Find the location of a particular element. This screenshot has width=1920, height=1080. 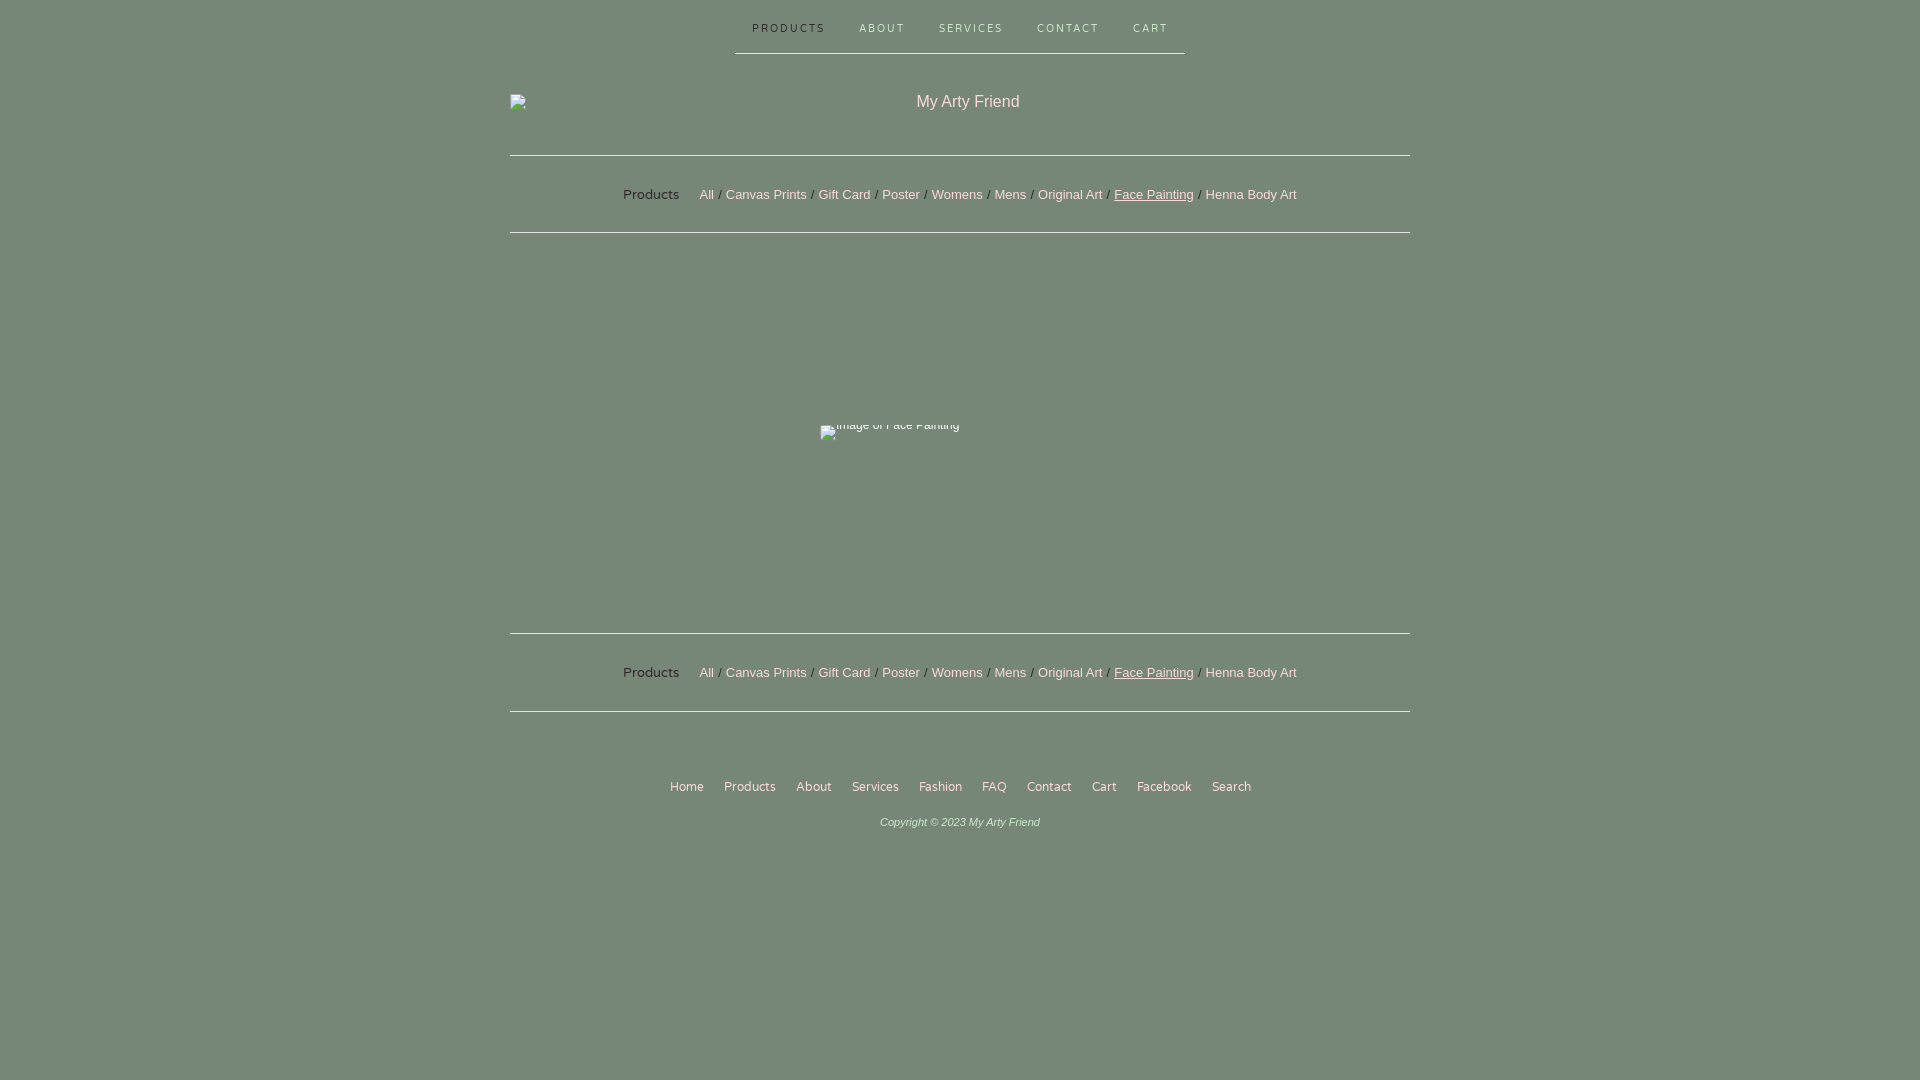

'Facebook' is located at coordinates (1163, 786).